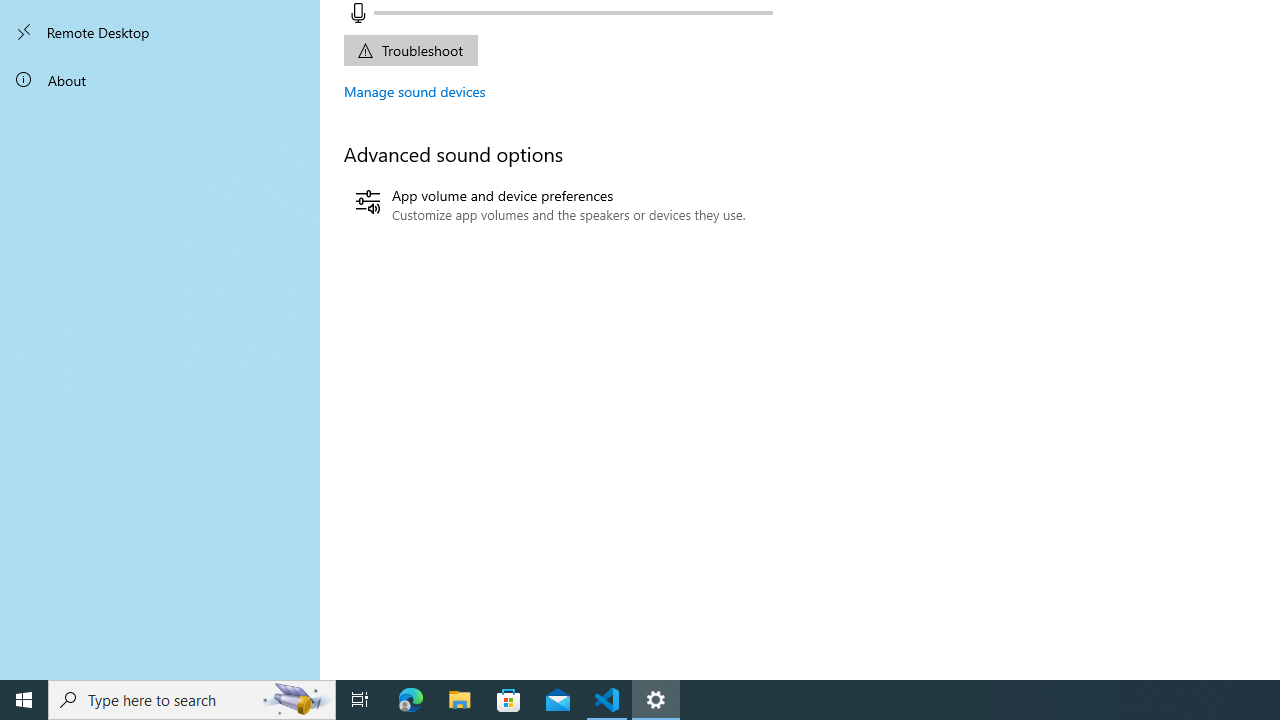 This screenshot has height=720, width=1280. I want to click on 'Task View', so click(359, 698).